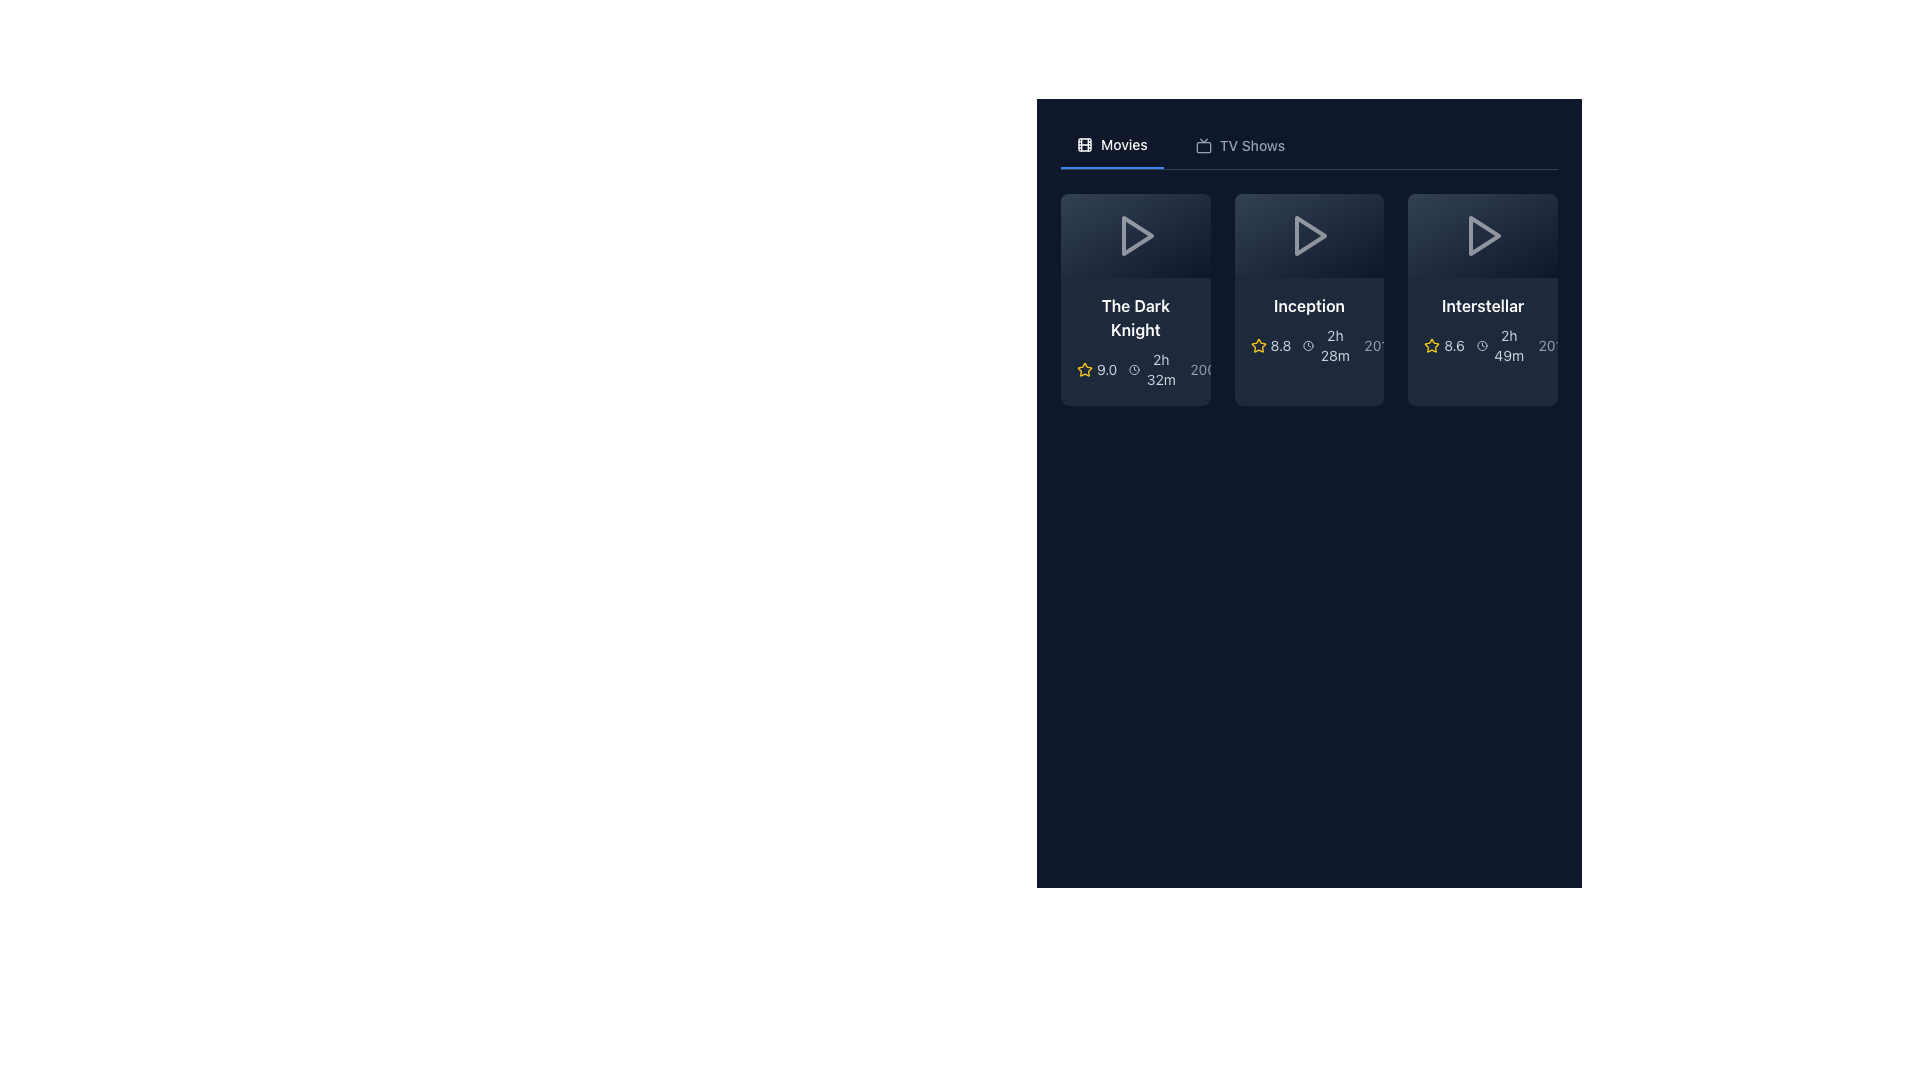  What do you see at coordinates (1202, 145) in the screenshot?
I see `the decorative icon for the 'TV Shows' menu item located in the navigation bar, positioned to the right of the 'Movies' button` at bounding box center [1202, 145].